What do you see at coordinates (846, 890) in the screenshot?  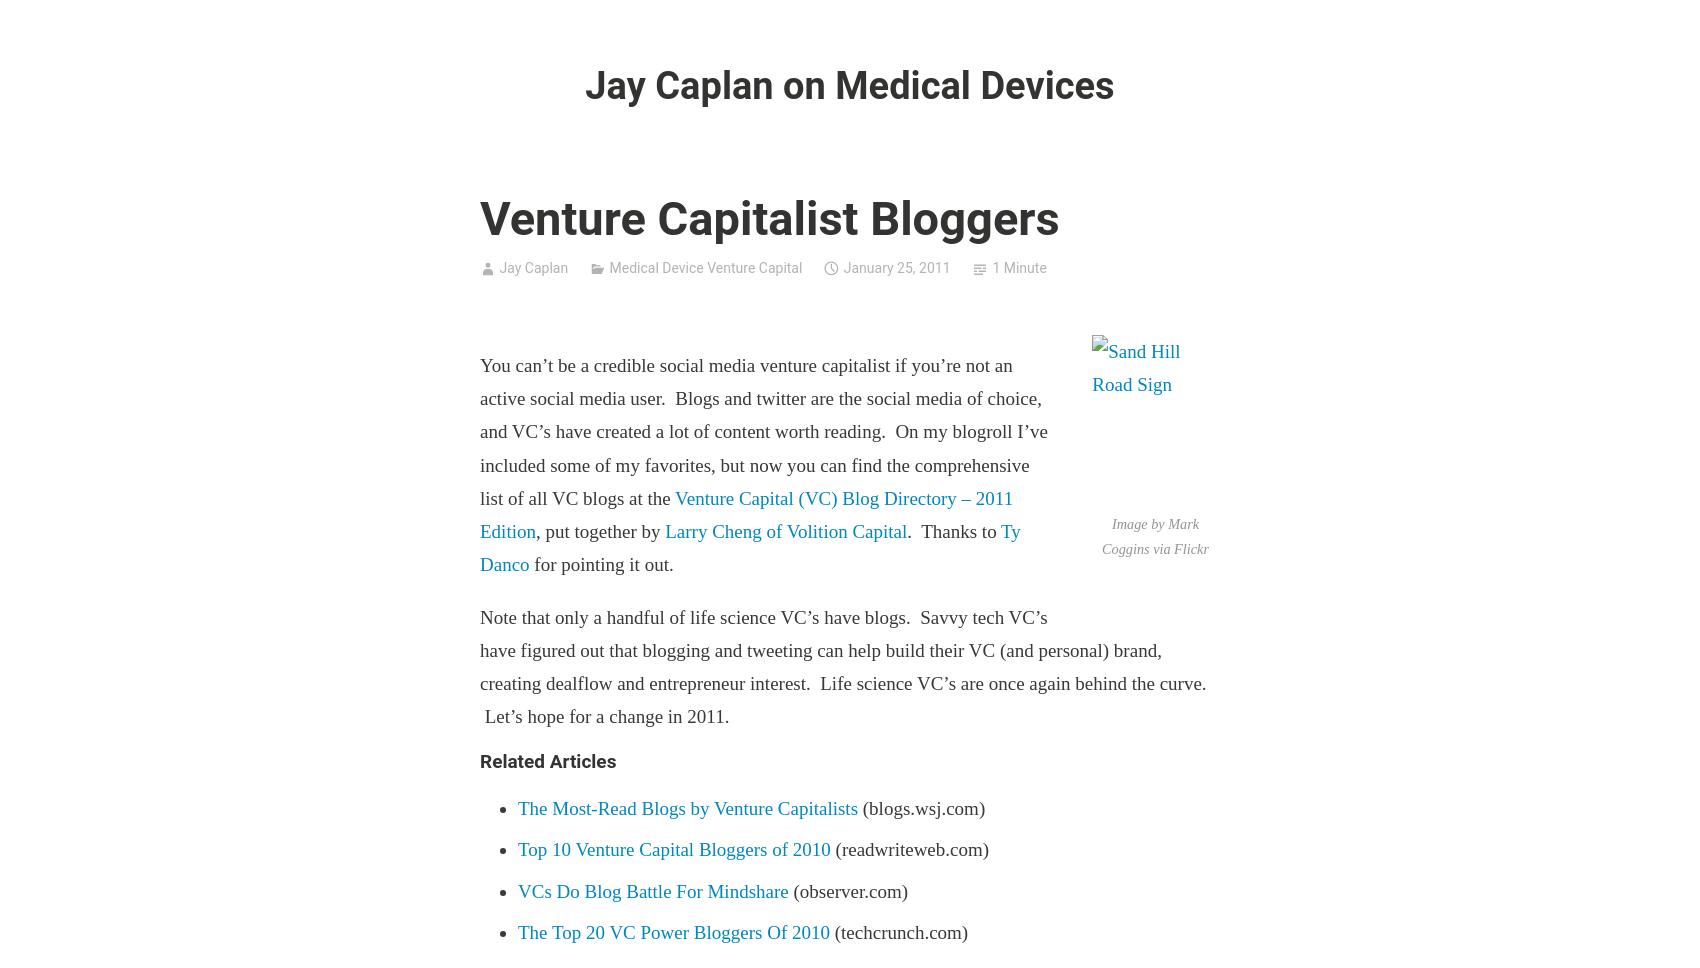 I see `'(observer.com)'` at bounding box center [846, 890].